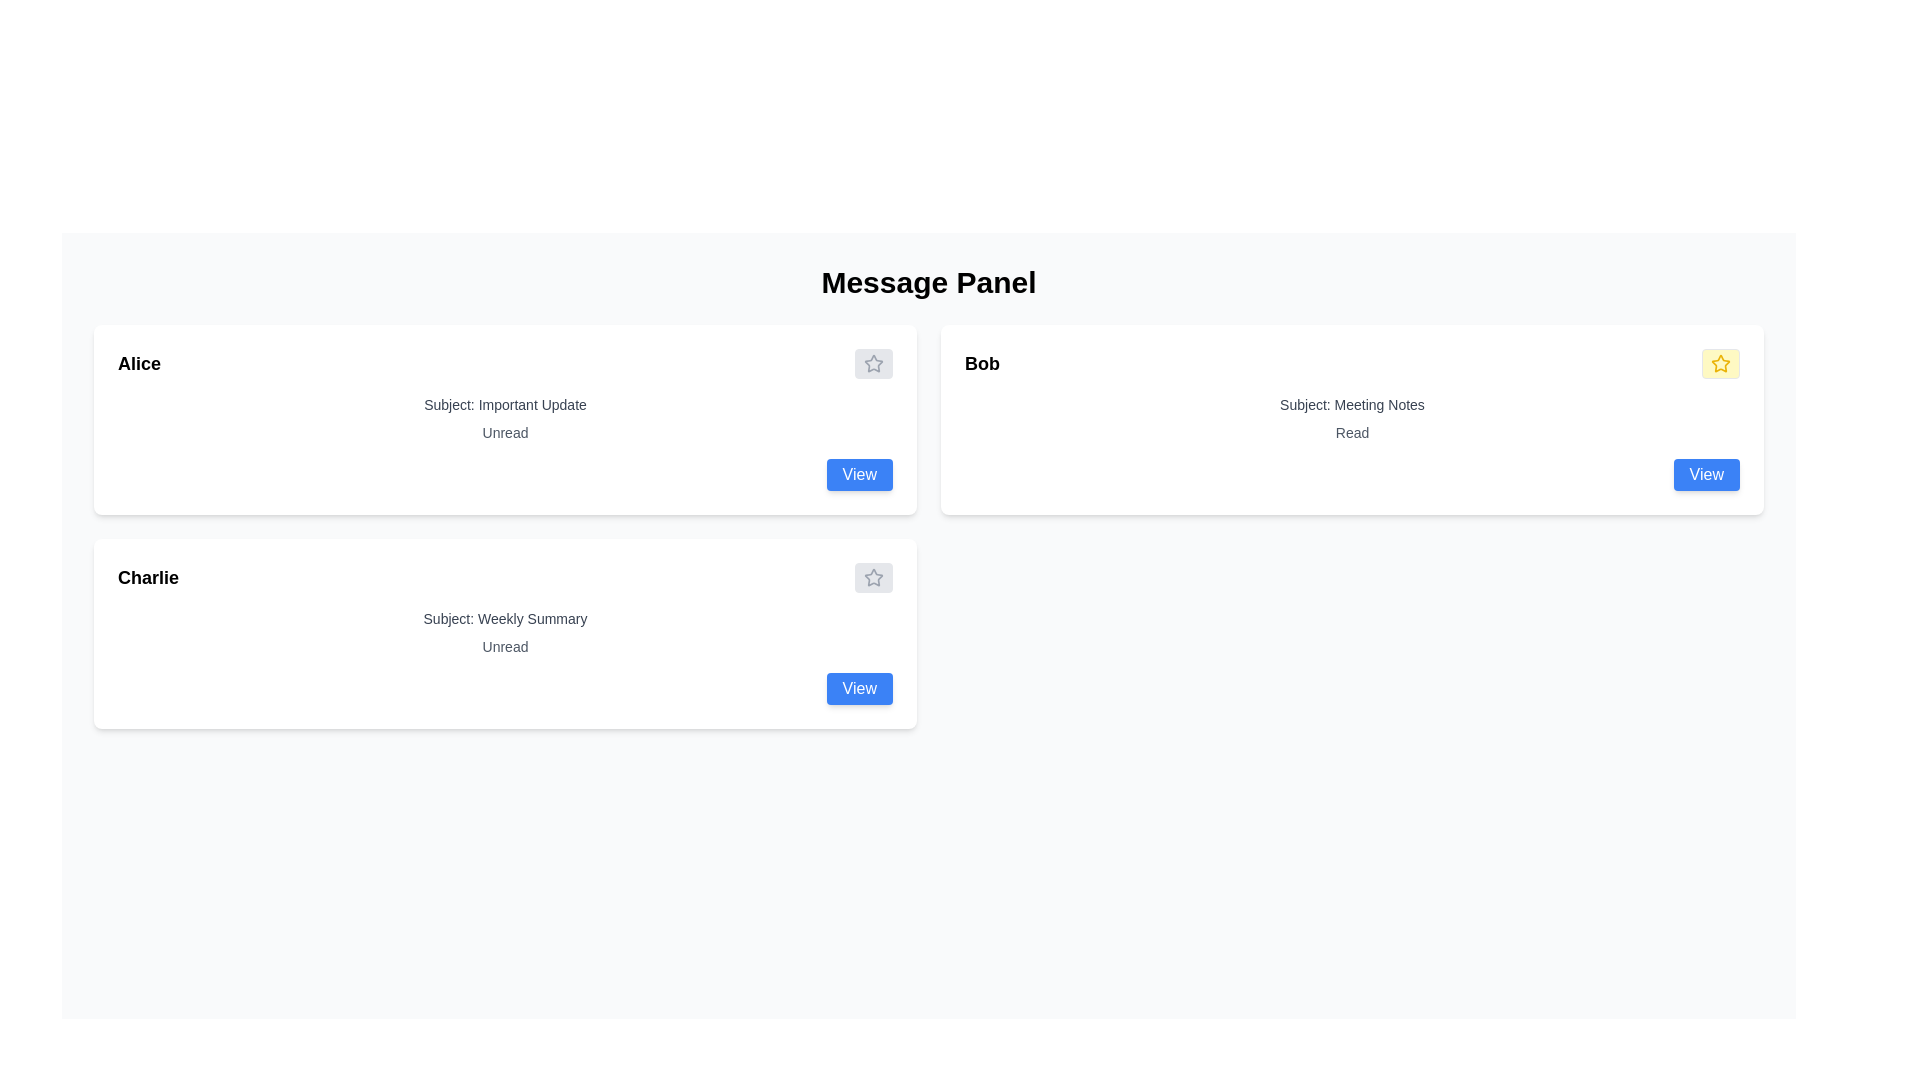 Image resolution: width=1920 pixels, height=1080 pixels. Describe the element at coordinates (1720, 363) in the screenshot. I see `on the interactive star icon located in the top-right corner of the box associated with 'Bob'` at that location.